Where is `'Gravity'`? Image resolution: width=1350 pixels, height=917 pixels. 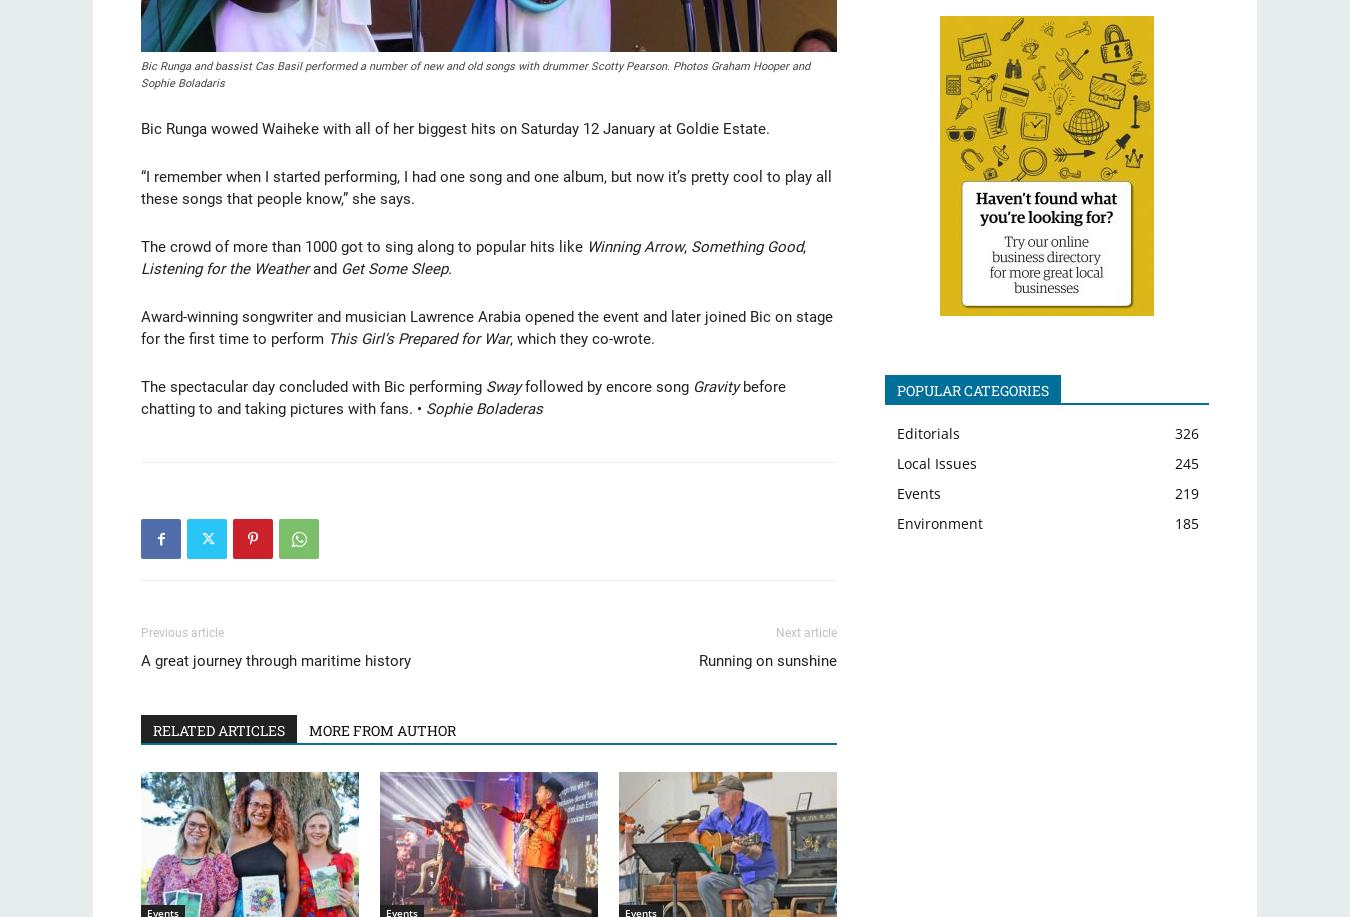
'Gravity' is located at coordinates (715, 385).